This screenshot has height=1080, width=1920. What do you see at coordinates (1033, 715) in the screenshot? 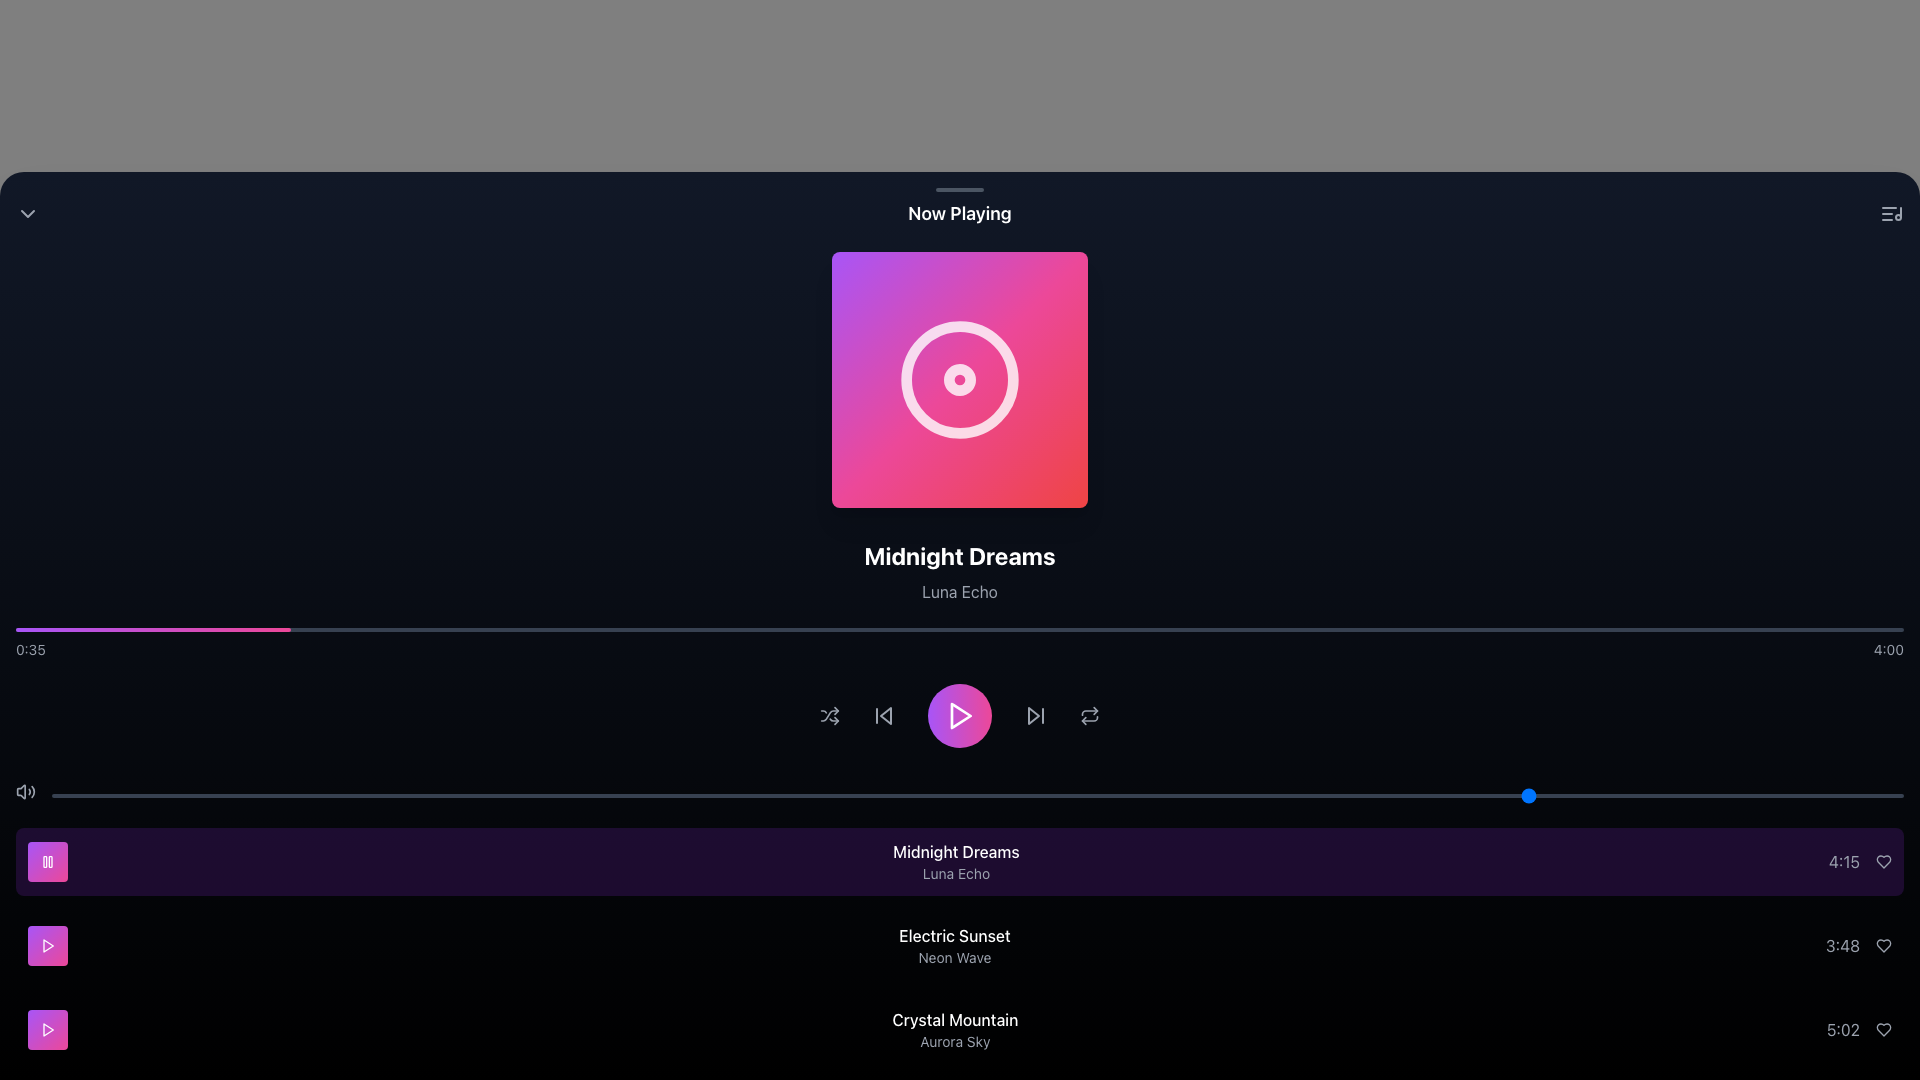
I see `the triangular-shaped skip-forward icon located to the right of the central play button in the playback control section to highlight it` at bounding box center [1033, 715].